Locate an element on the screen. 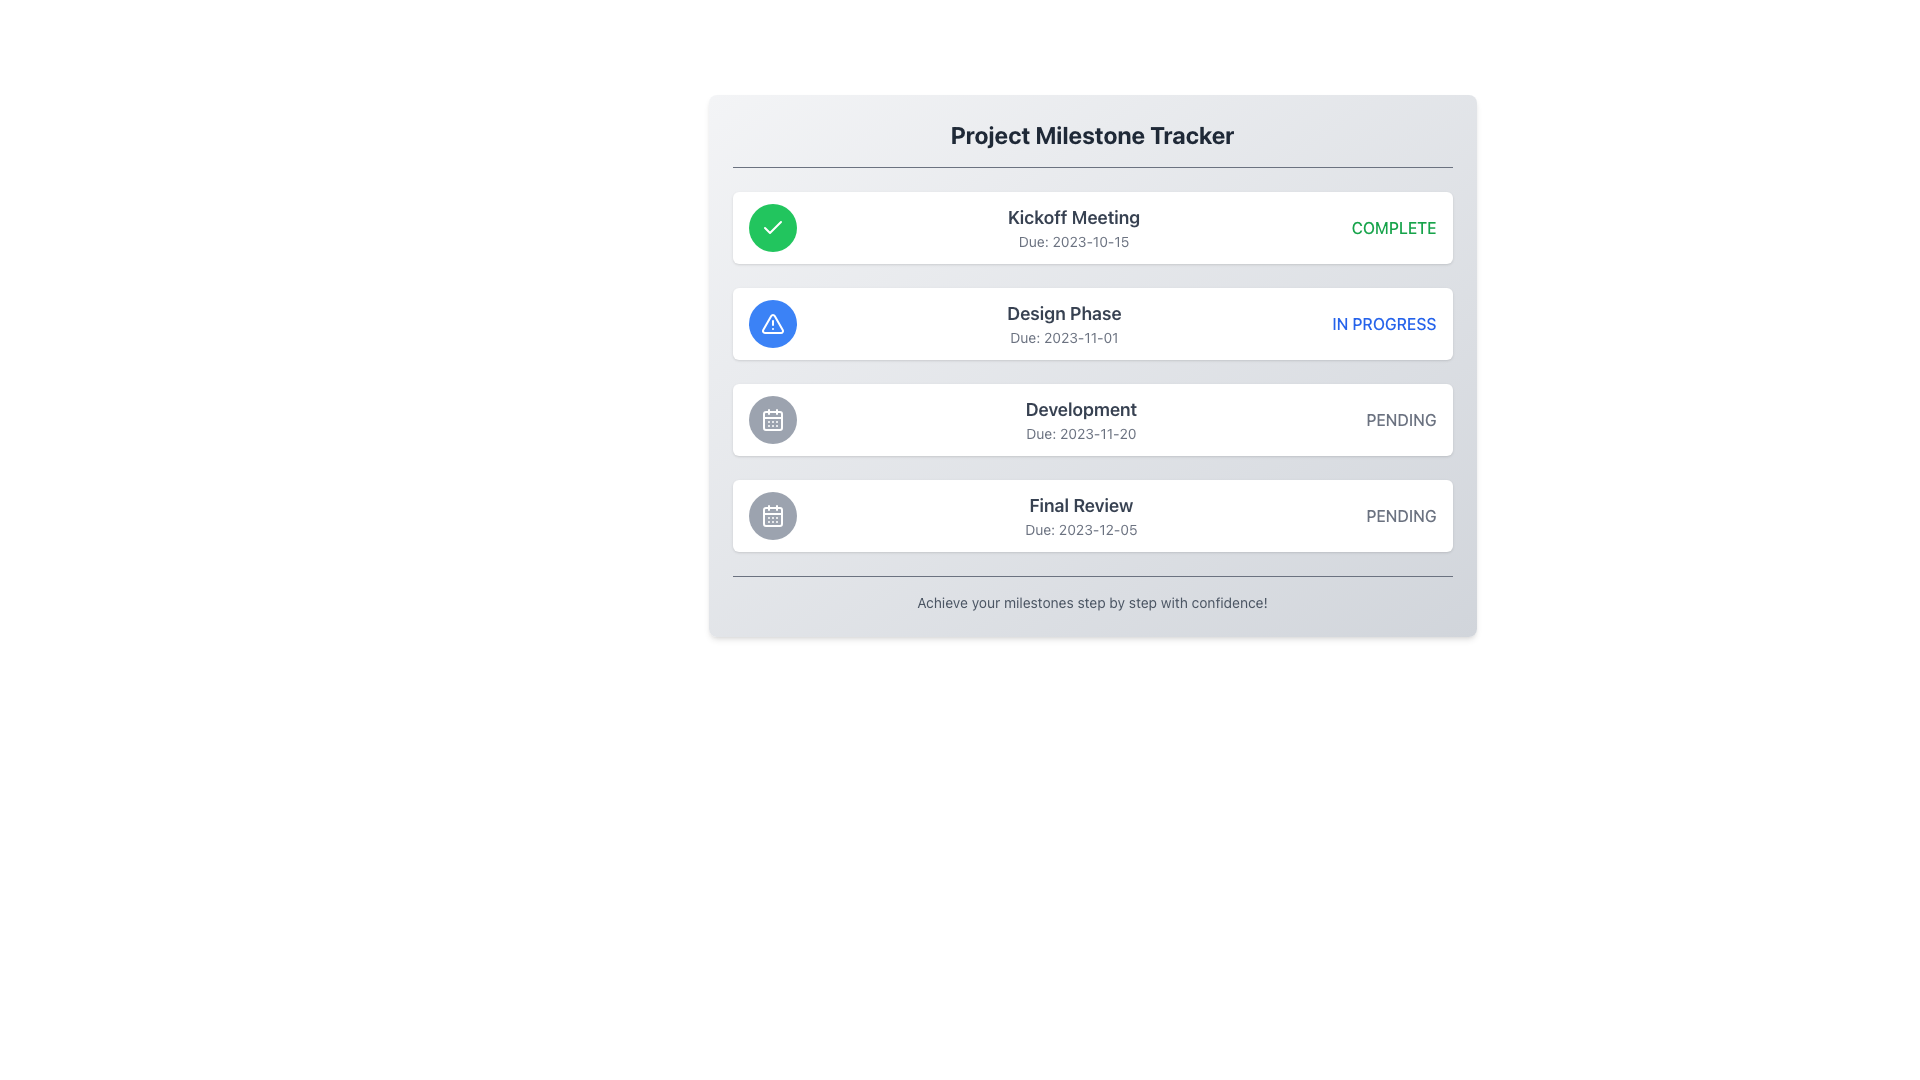 The height and width of the screenshot is (1080, 1920). the Text Label that serves as the title for the milestone tracker interface located at the top of the interface is located at coordinates (1091, 135).